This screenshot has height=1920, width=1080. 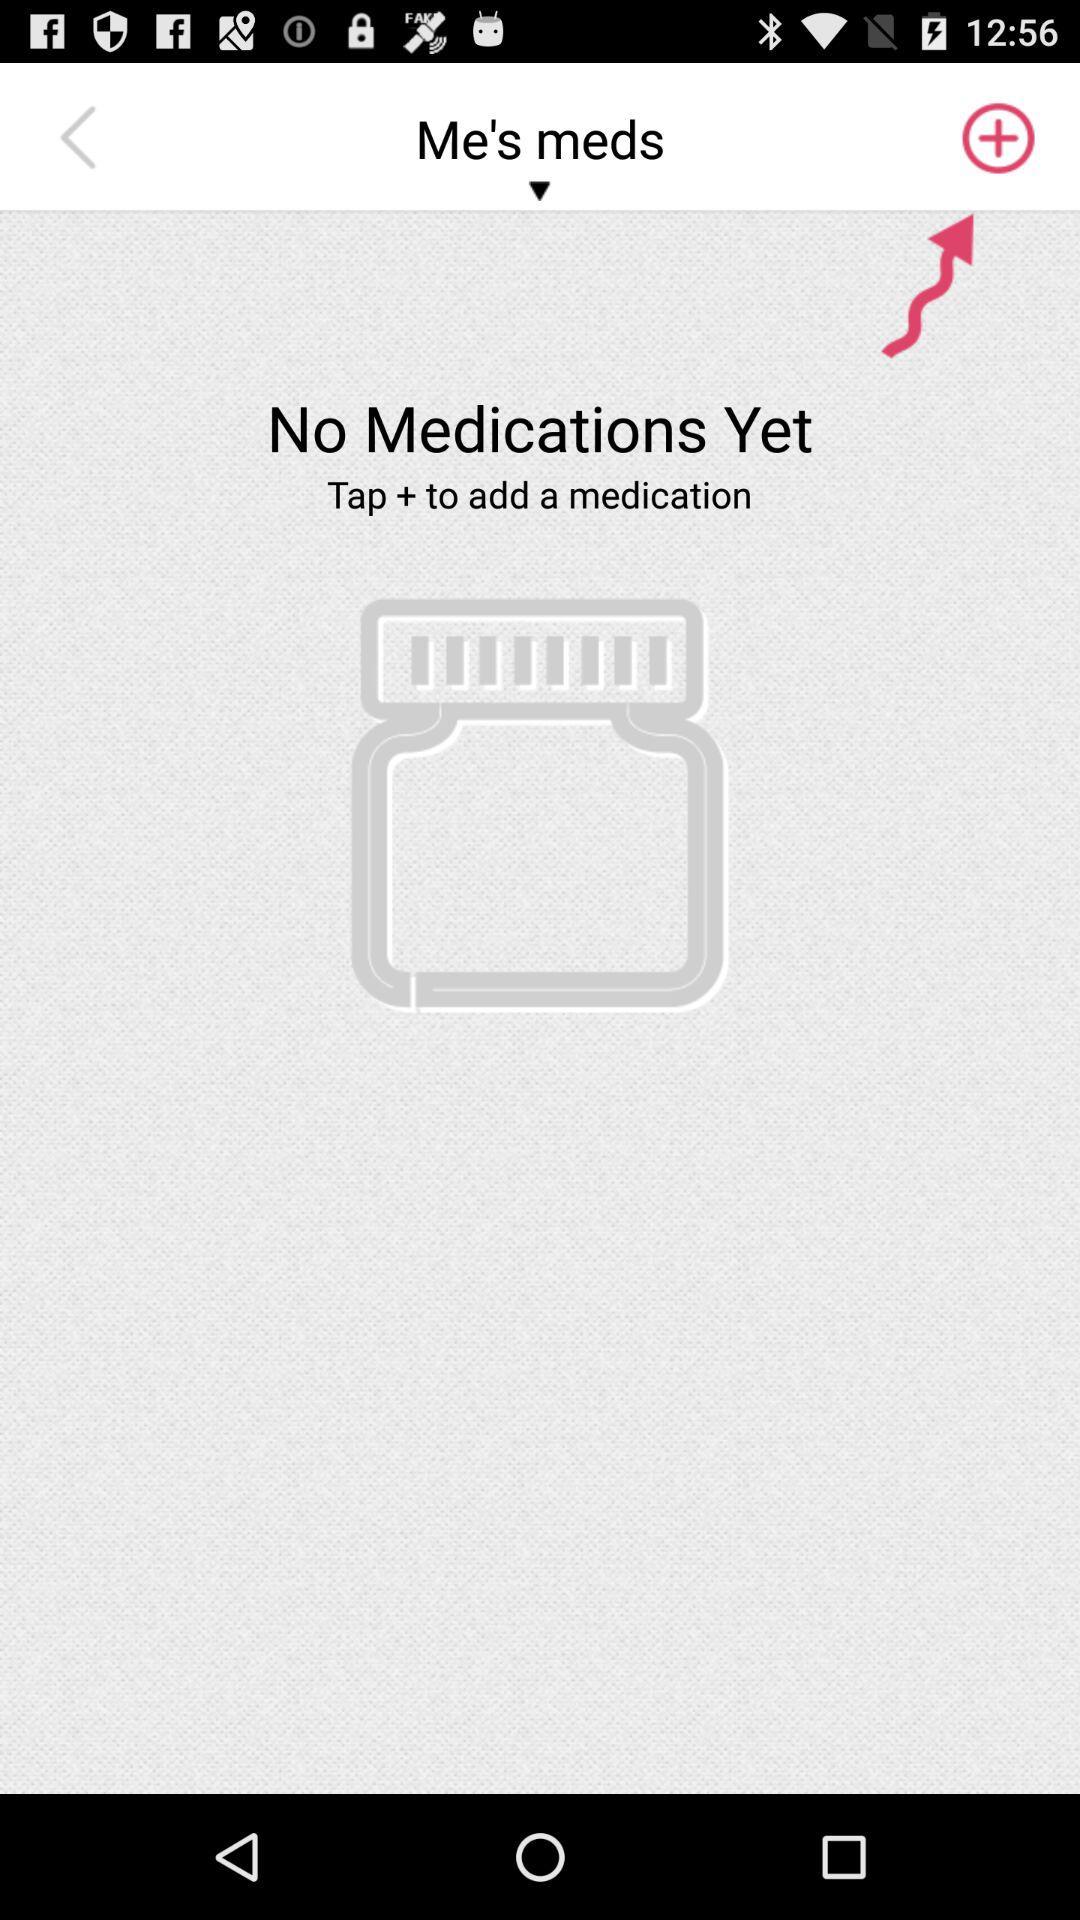 I want to click on the icon next to me's meds, so click(x=996, y=137).